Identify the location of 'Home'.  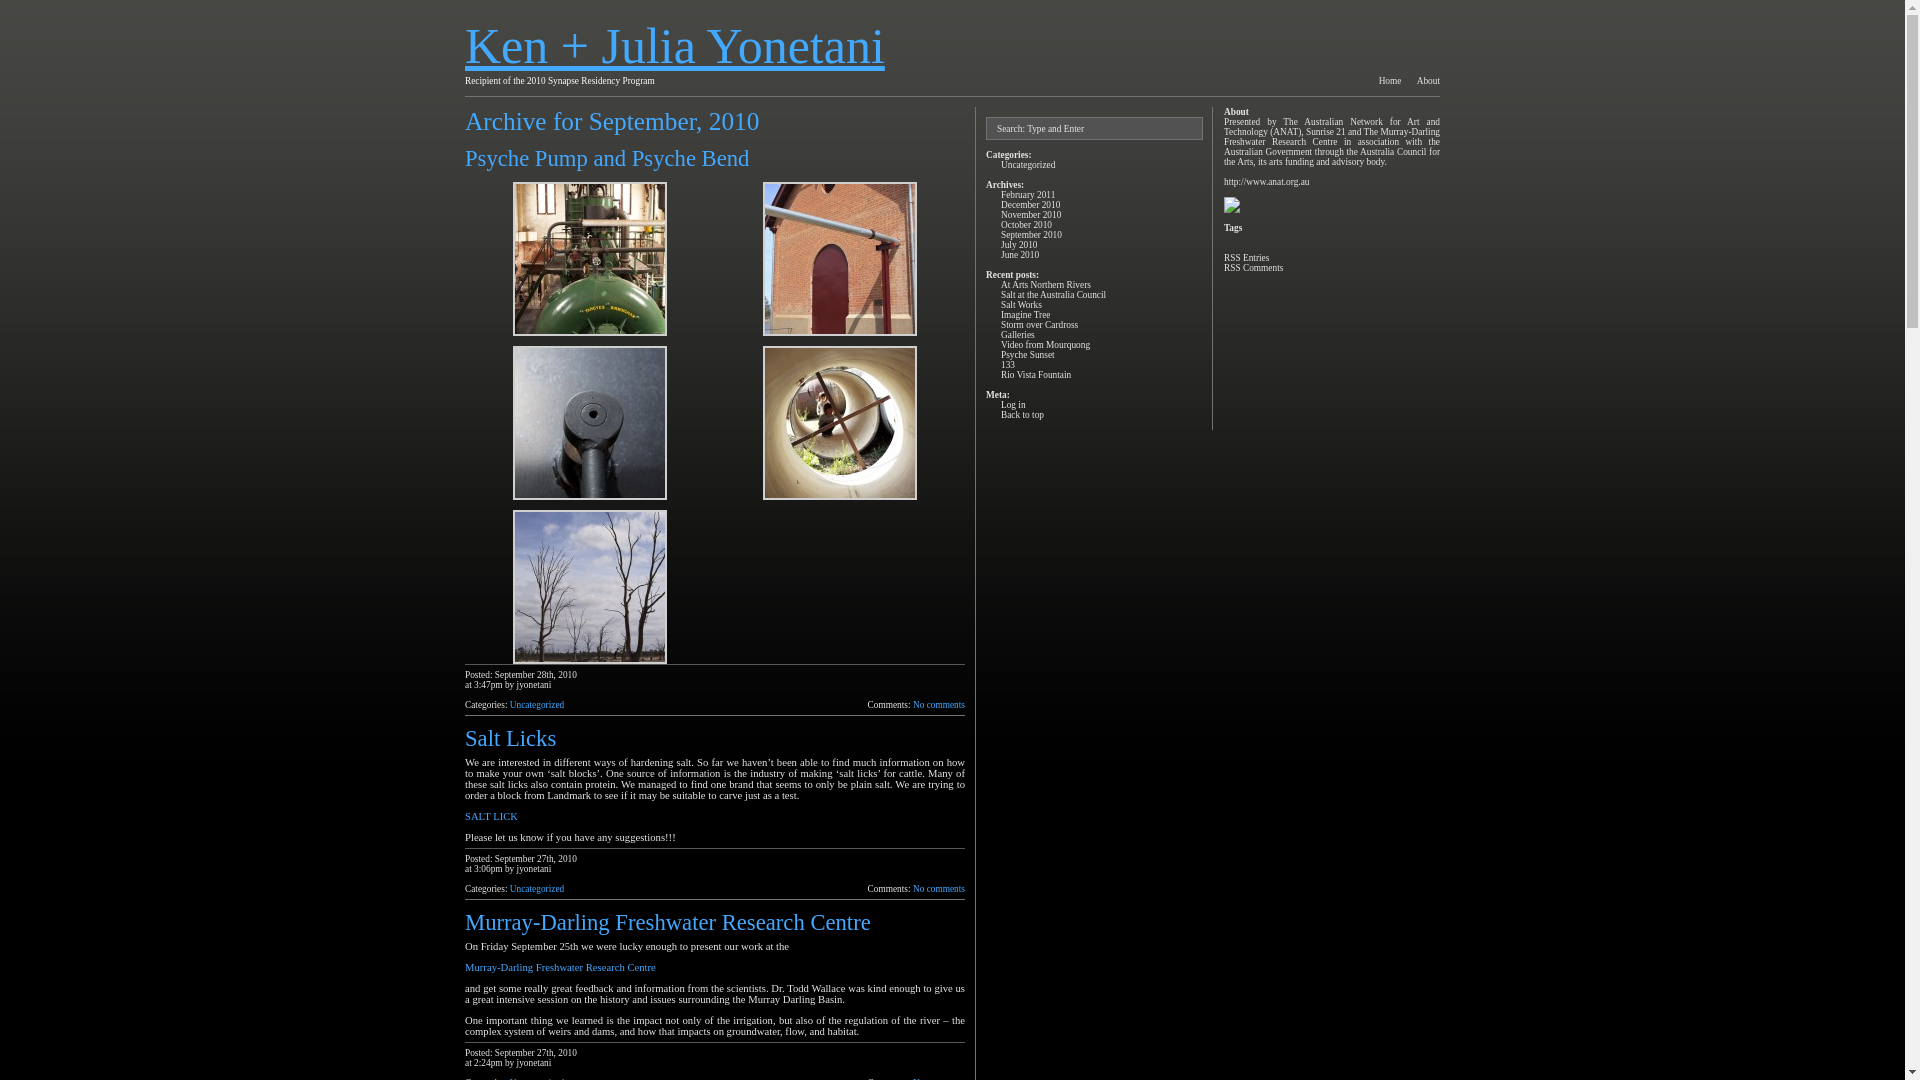
(1389, 80).